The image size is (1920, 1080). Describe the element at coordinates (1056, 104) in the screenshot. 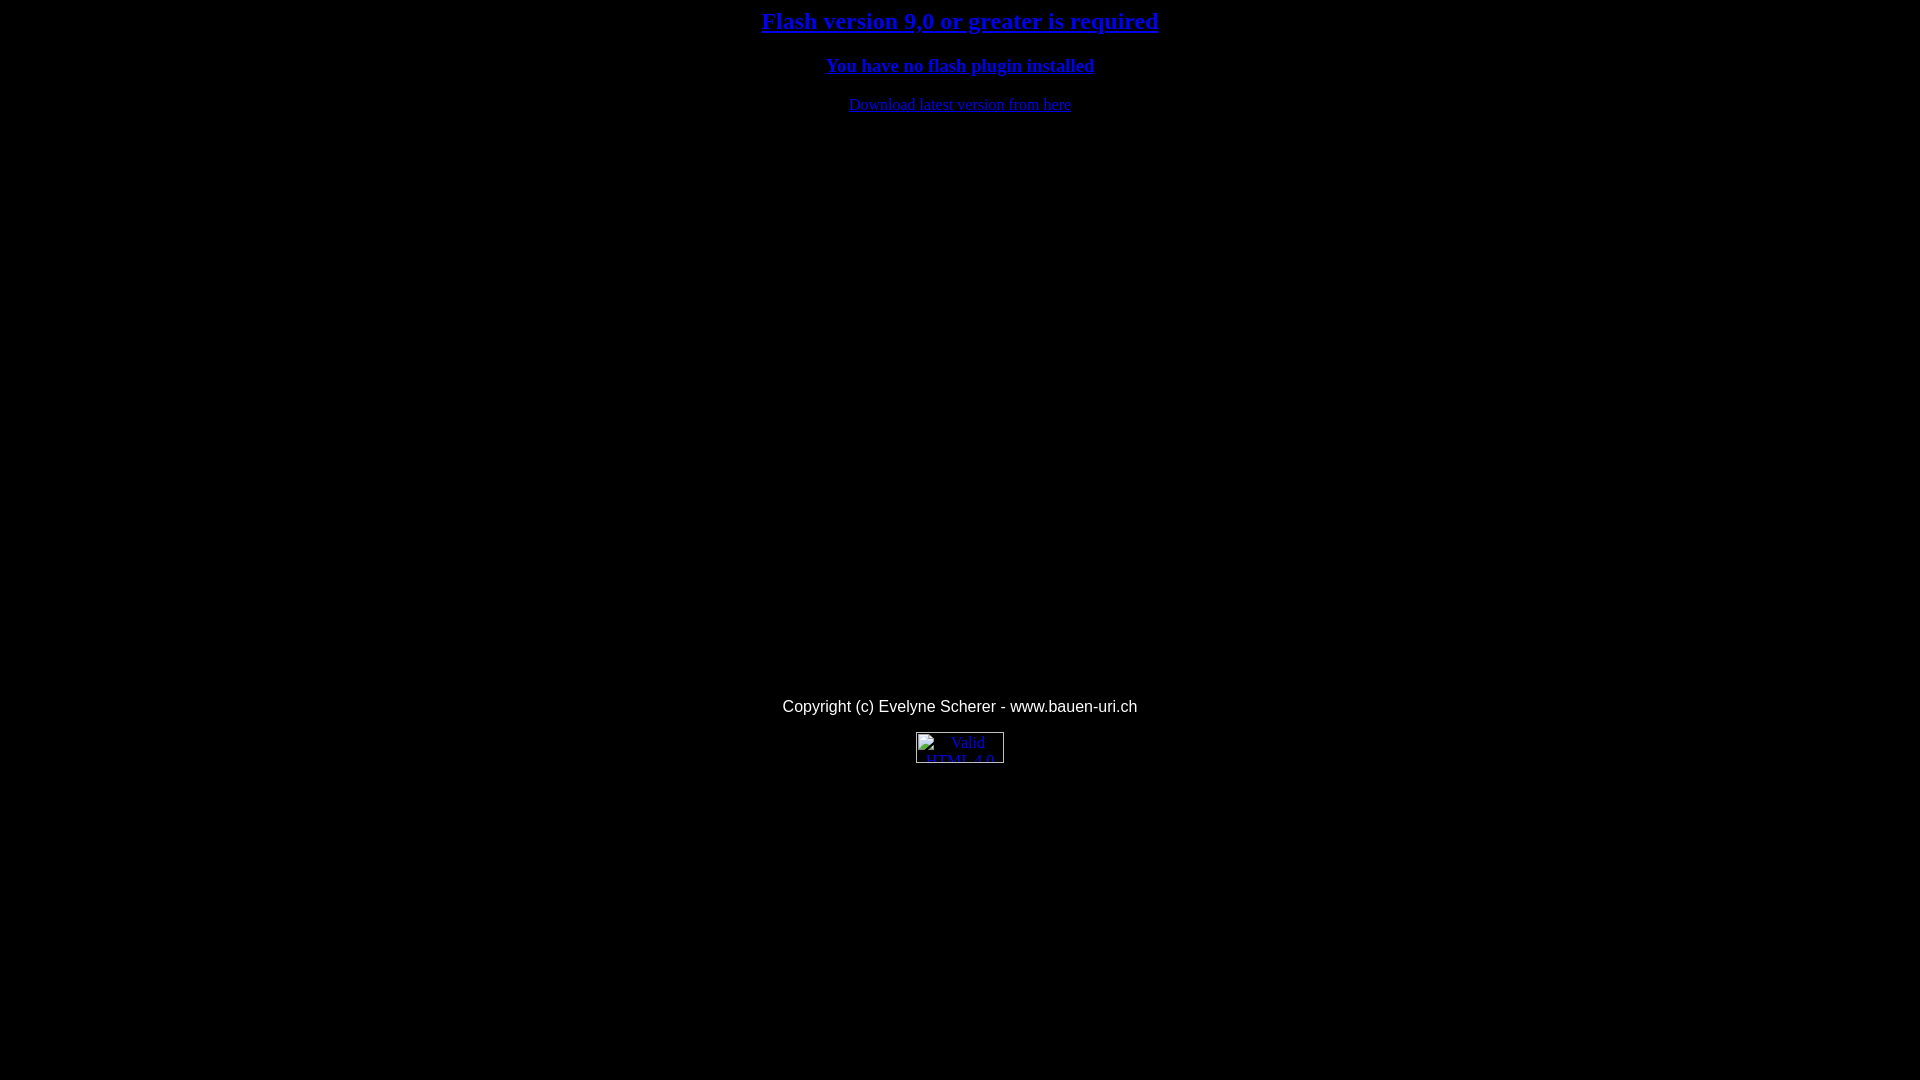

I see `'here'` at that location.